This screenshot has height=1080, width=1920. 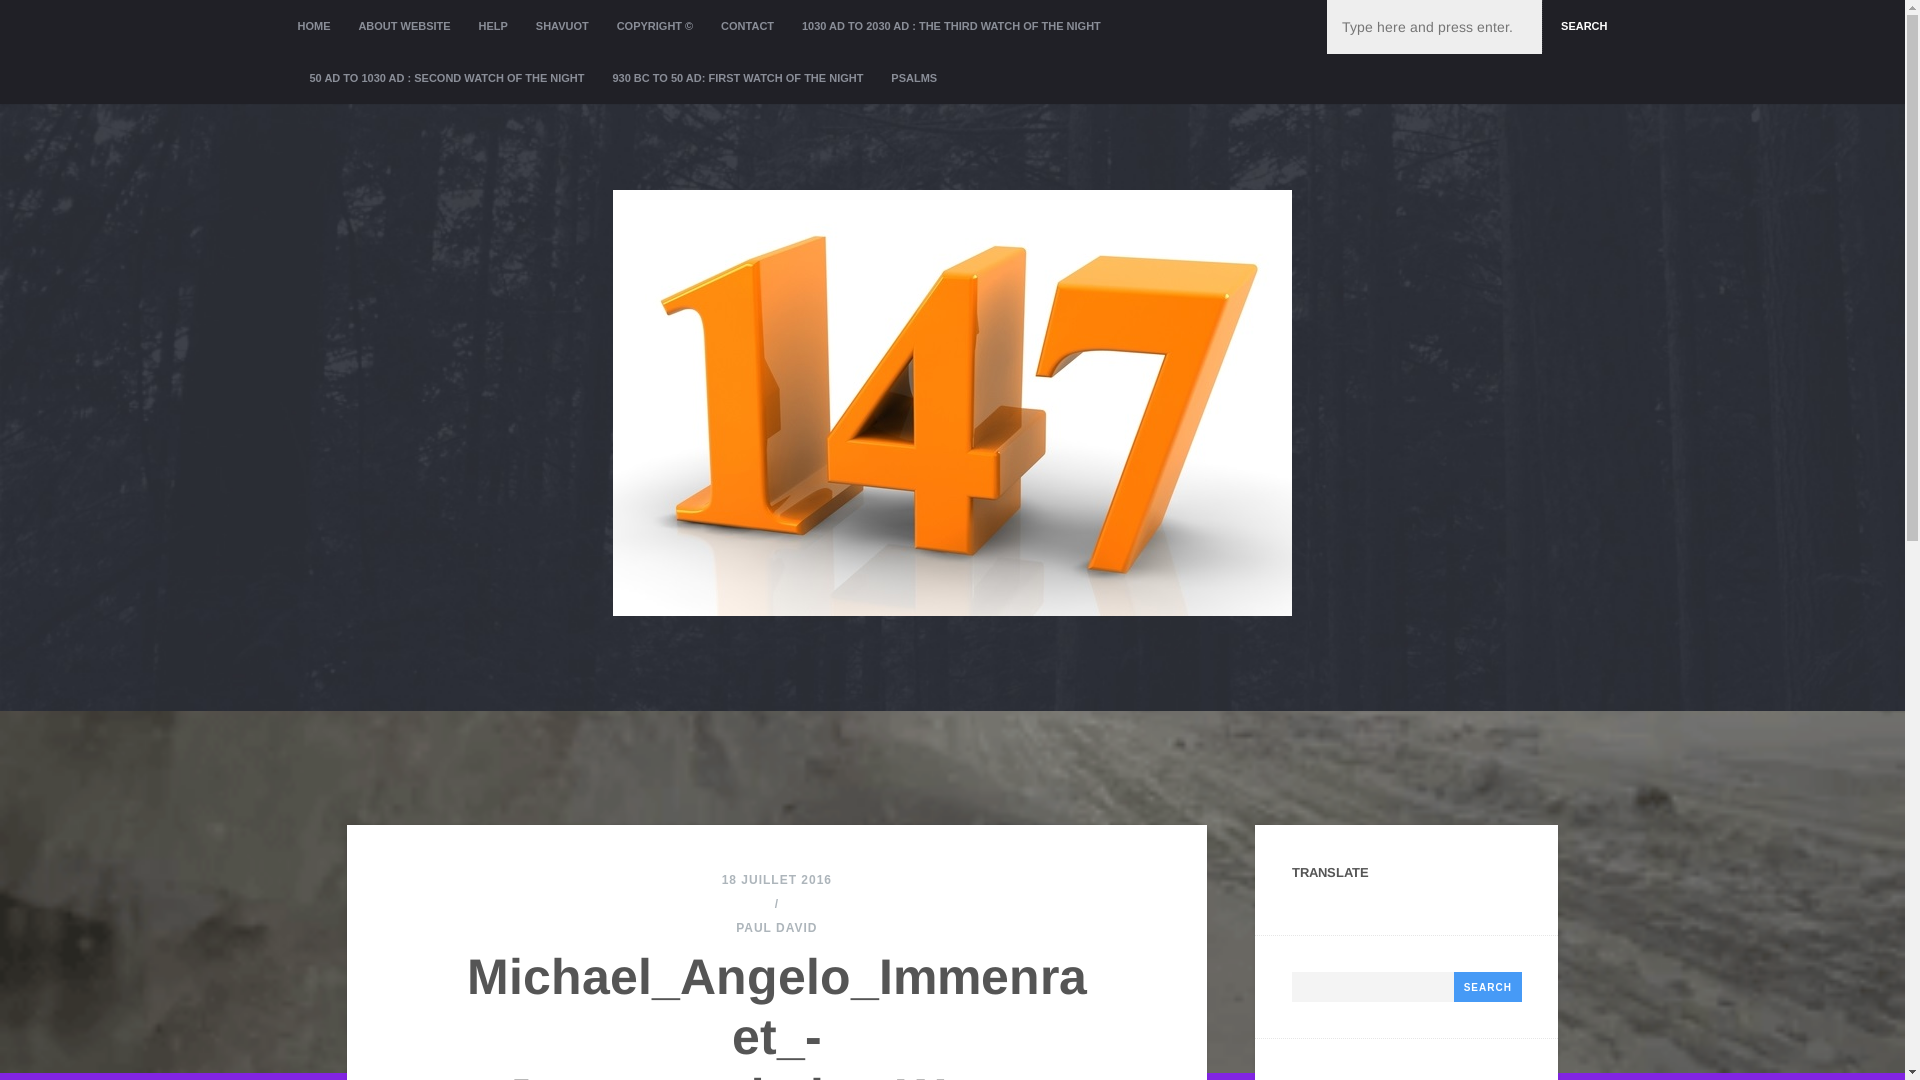 What do you see at coordinates (561, 26) in the screenshot?
I see `'SHAVUOT'` at bounding box center [561, 26].